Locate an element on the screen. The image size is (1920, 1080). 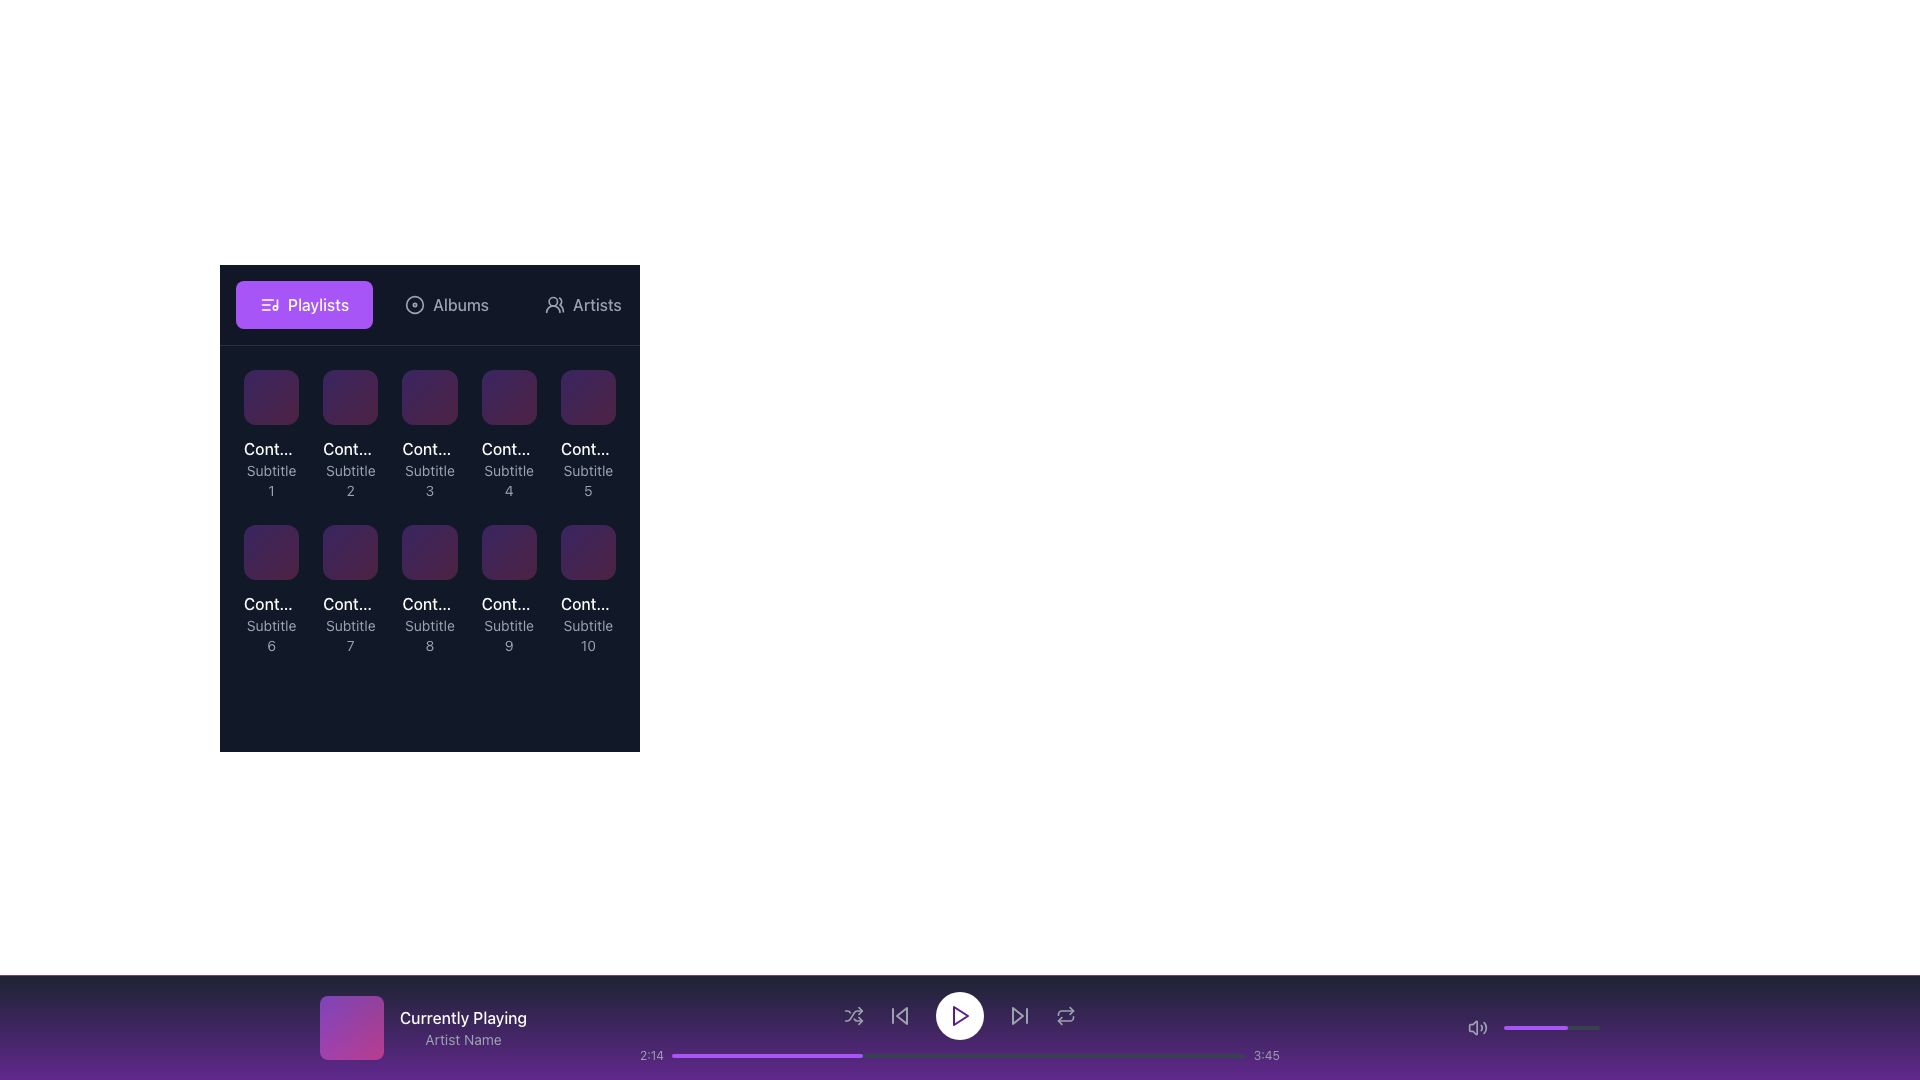
the play button located at the center of the circular button in the bottom control bar of the media player interface is located at coordinates (960, 1015).